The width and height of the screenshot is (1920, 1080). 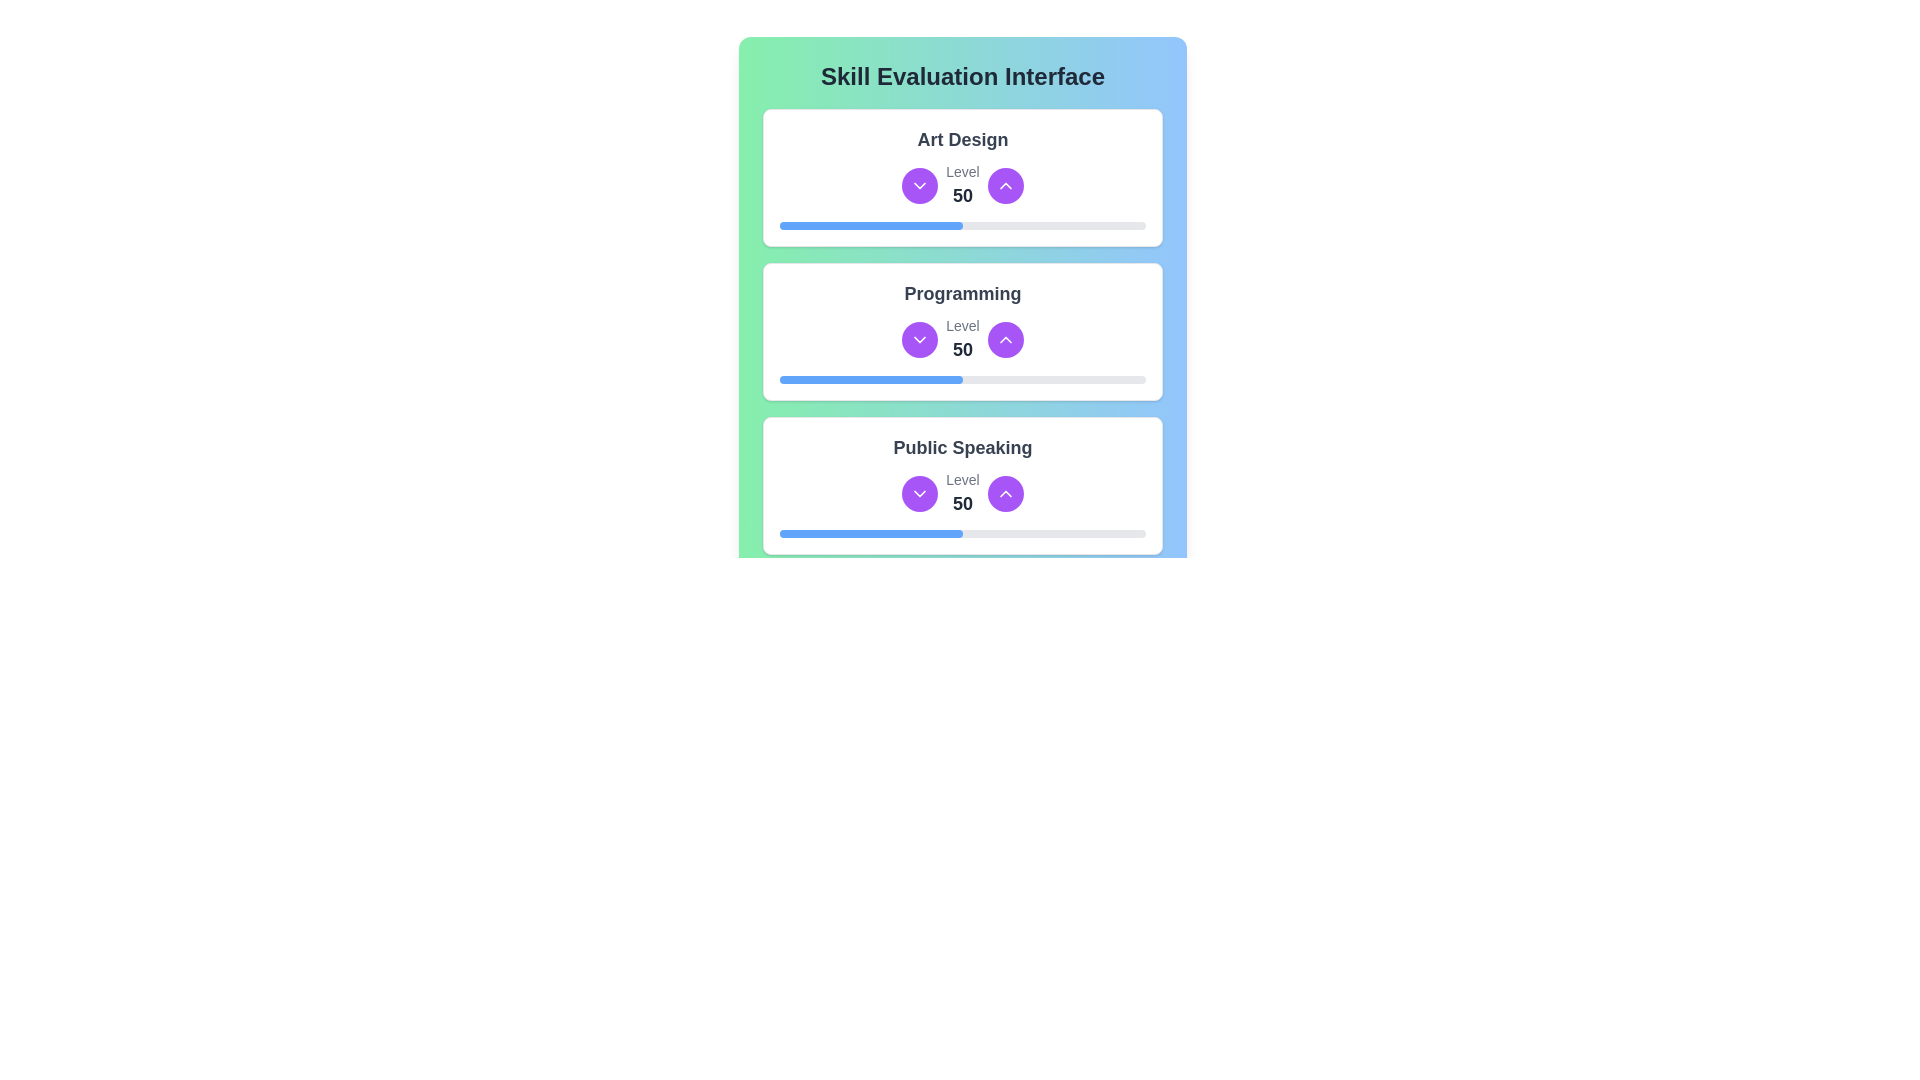 I want to click on the text label displaying 'Programming', which is a bold, dark gray label located at the top-central part of the second card in a vertical list of three cards, so click(x=963, y=293).